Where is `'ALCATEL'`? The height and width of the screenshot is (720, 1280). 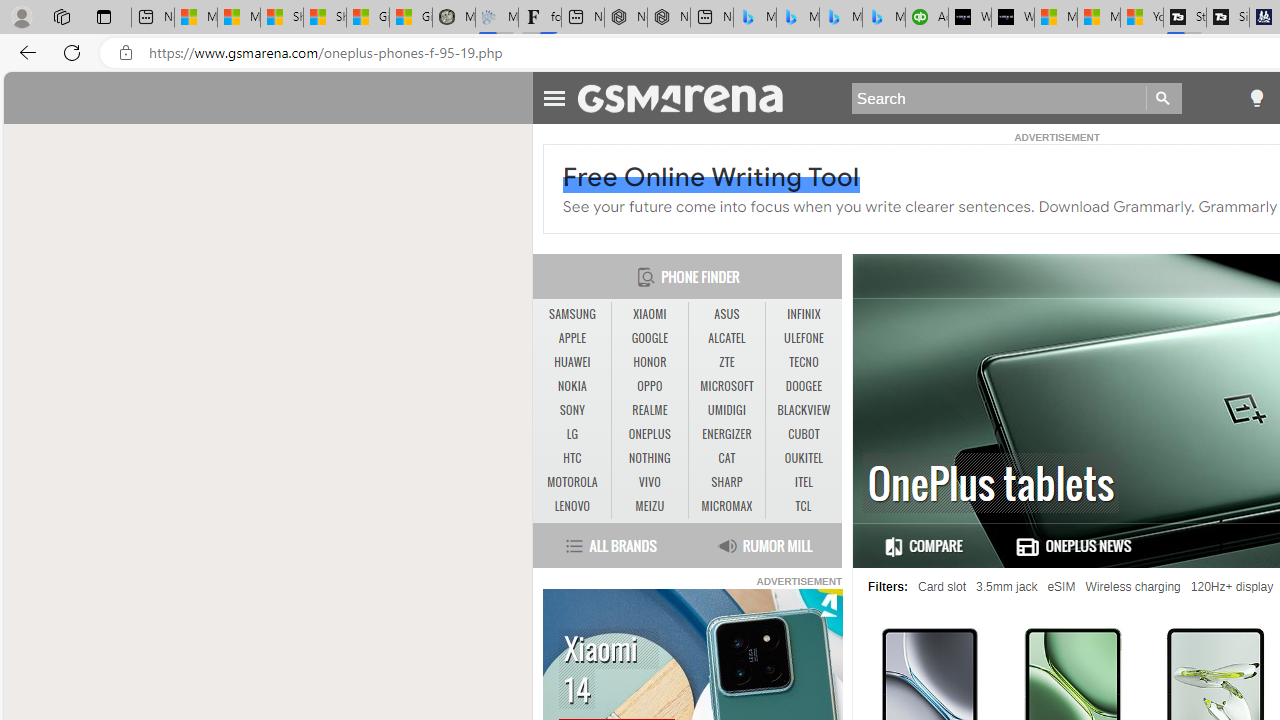
'ALCATEL' is located at coordinates (726, 337).